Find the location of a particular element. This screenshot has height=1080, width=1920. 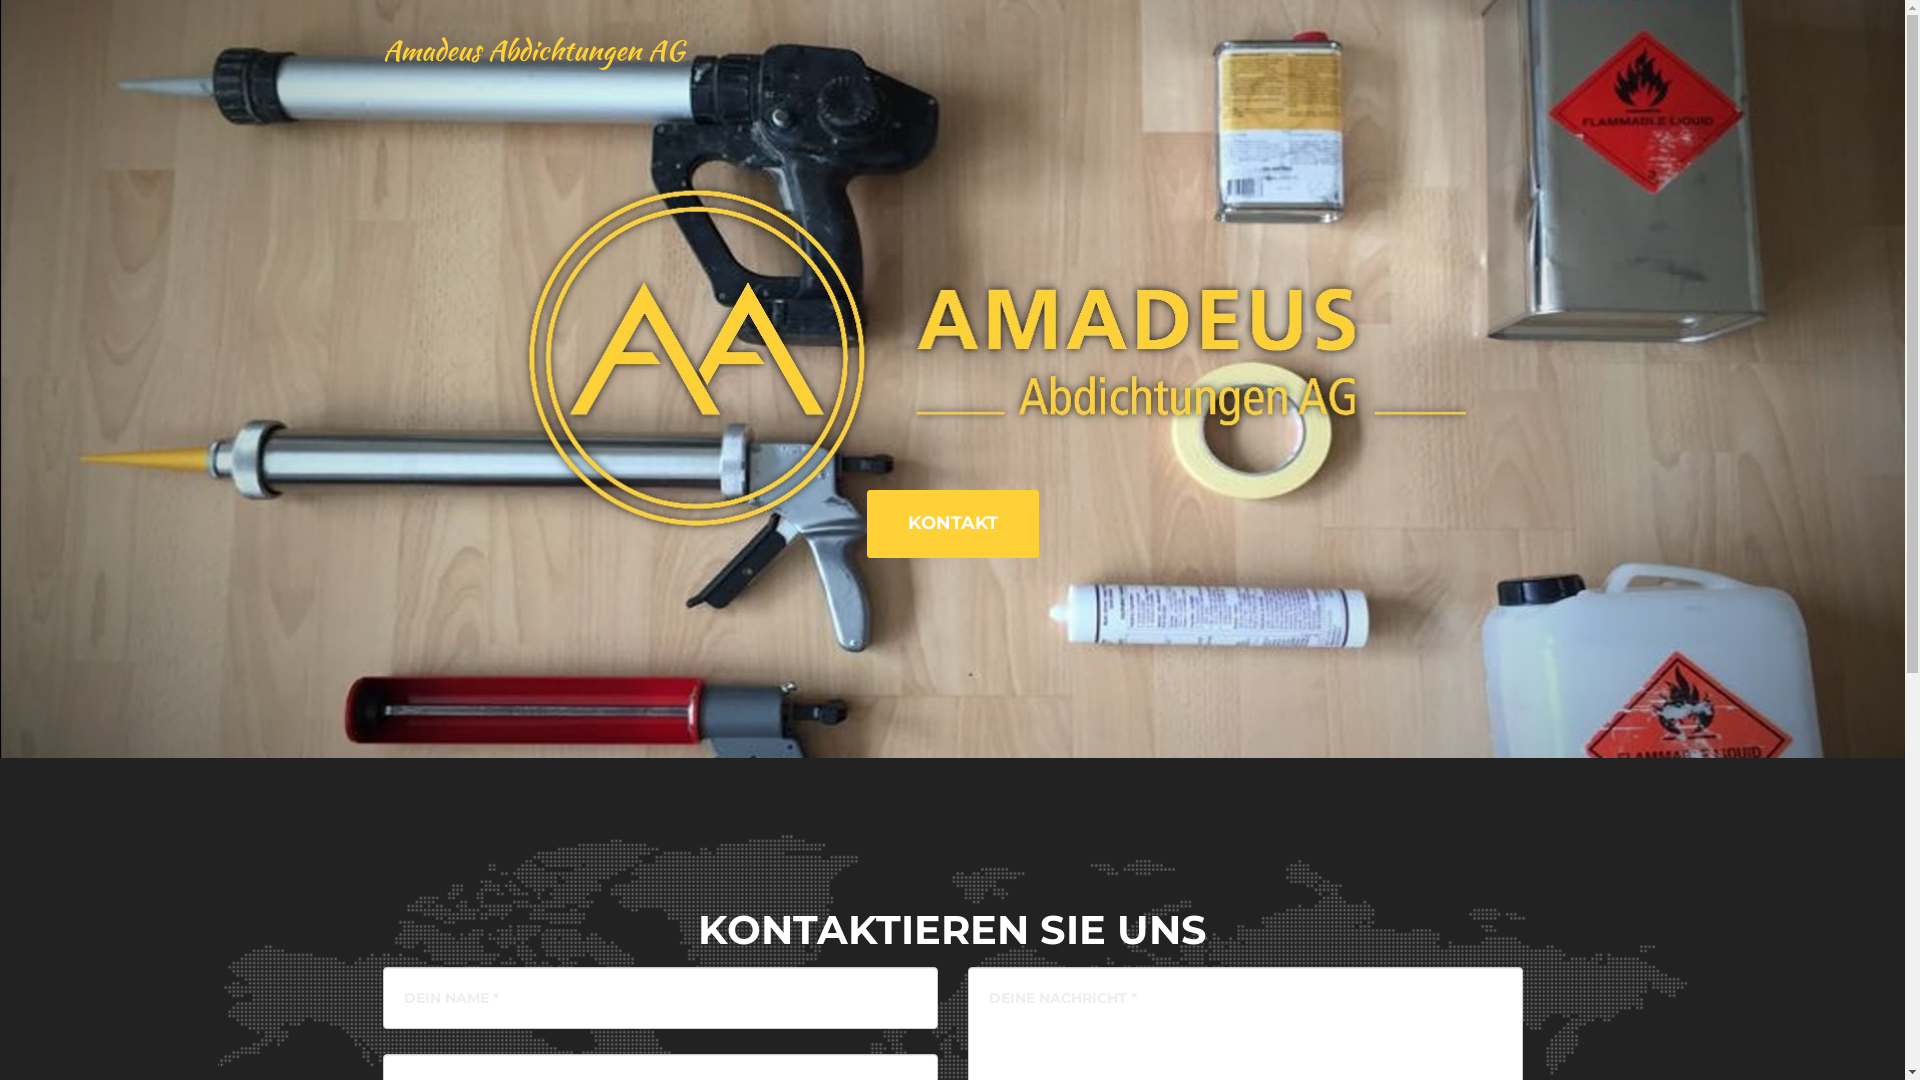

'KONTAKT' is located at coordinates (950, 523).